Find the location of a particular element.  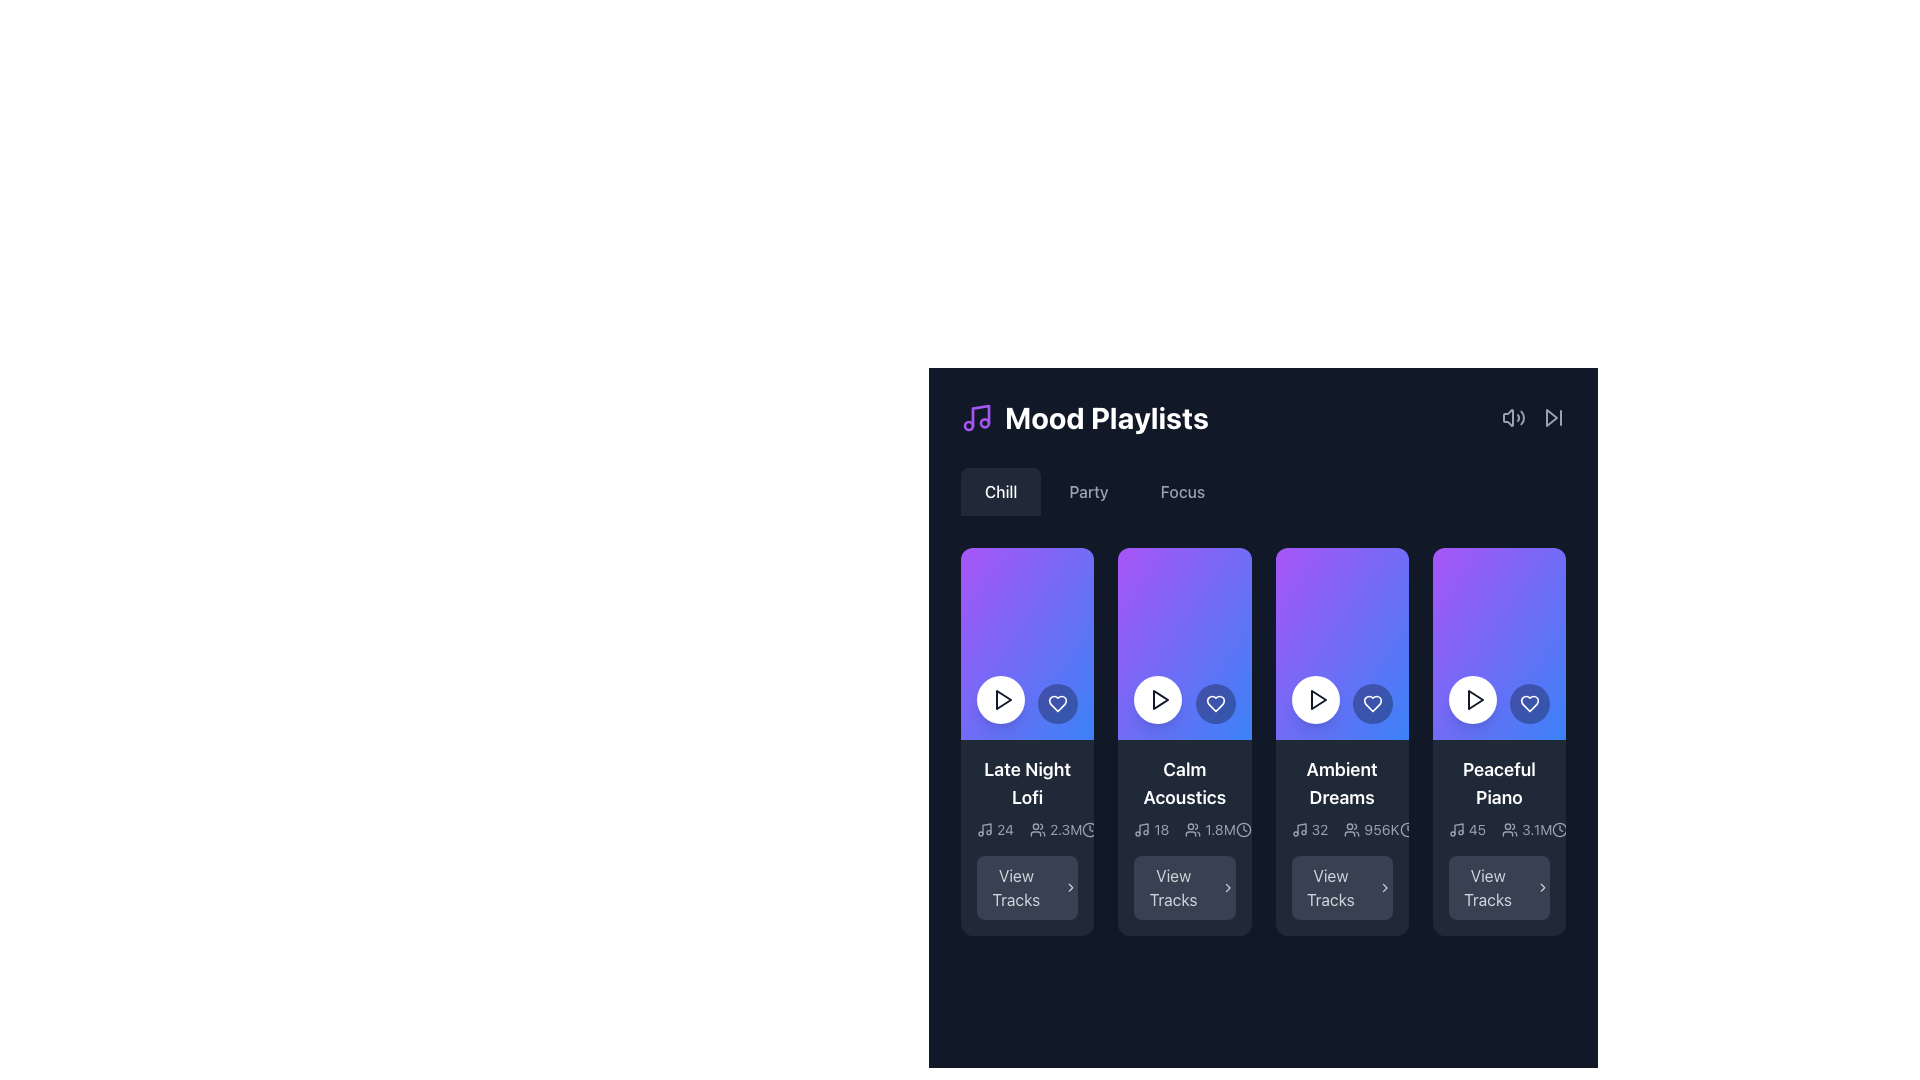

the heart icon located in the top-right corner of the fourth card in the playlist section to like the playlist is located at coordinates (1529, 703).